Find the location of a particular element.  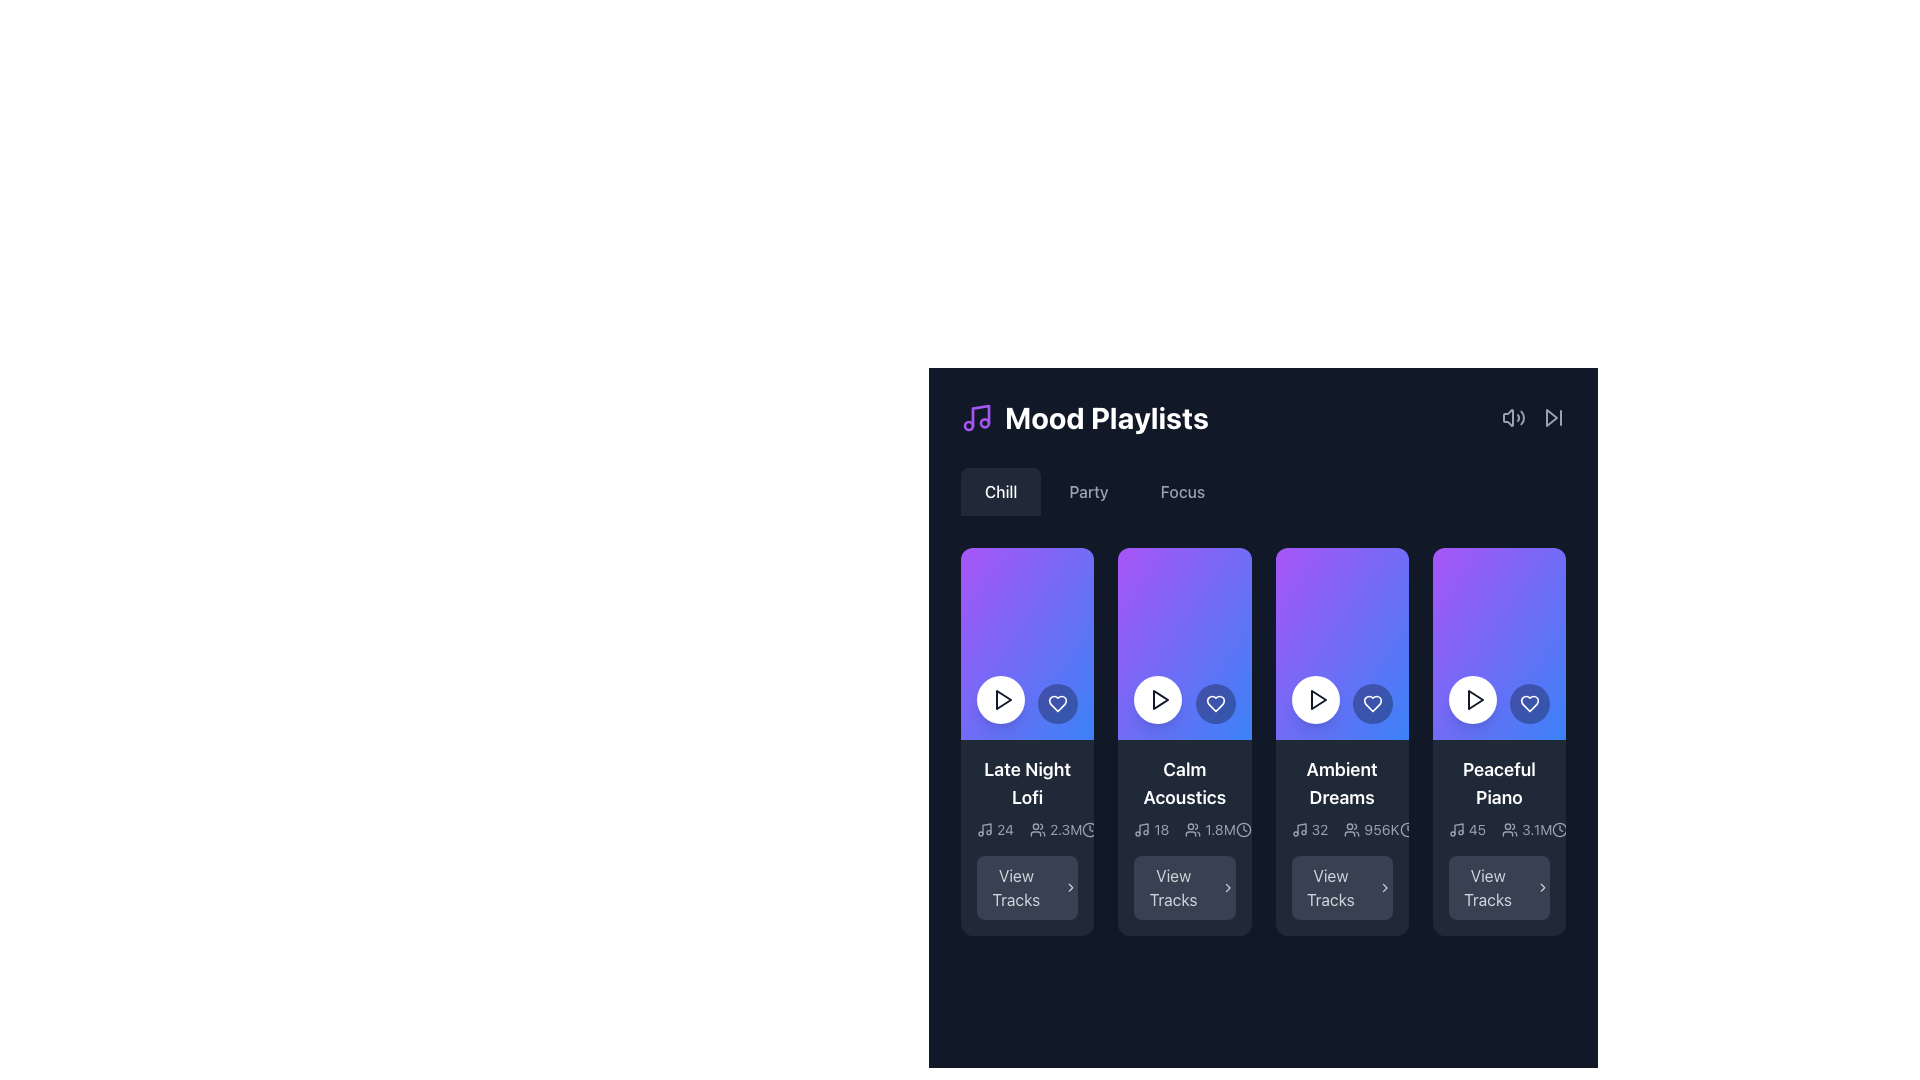

the heart icon located in the top-right corner of the fourth card in the playlist section to like the playlist is located at coordinates (1529, 703).